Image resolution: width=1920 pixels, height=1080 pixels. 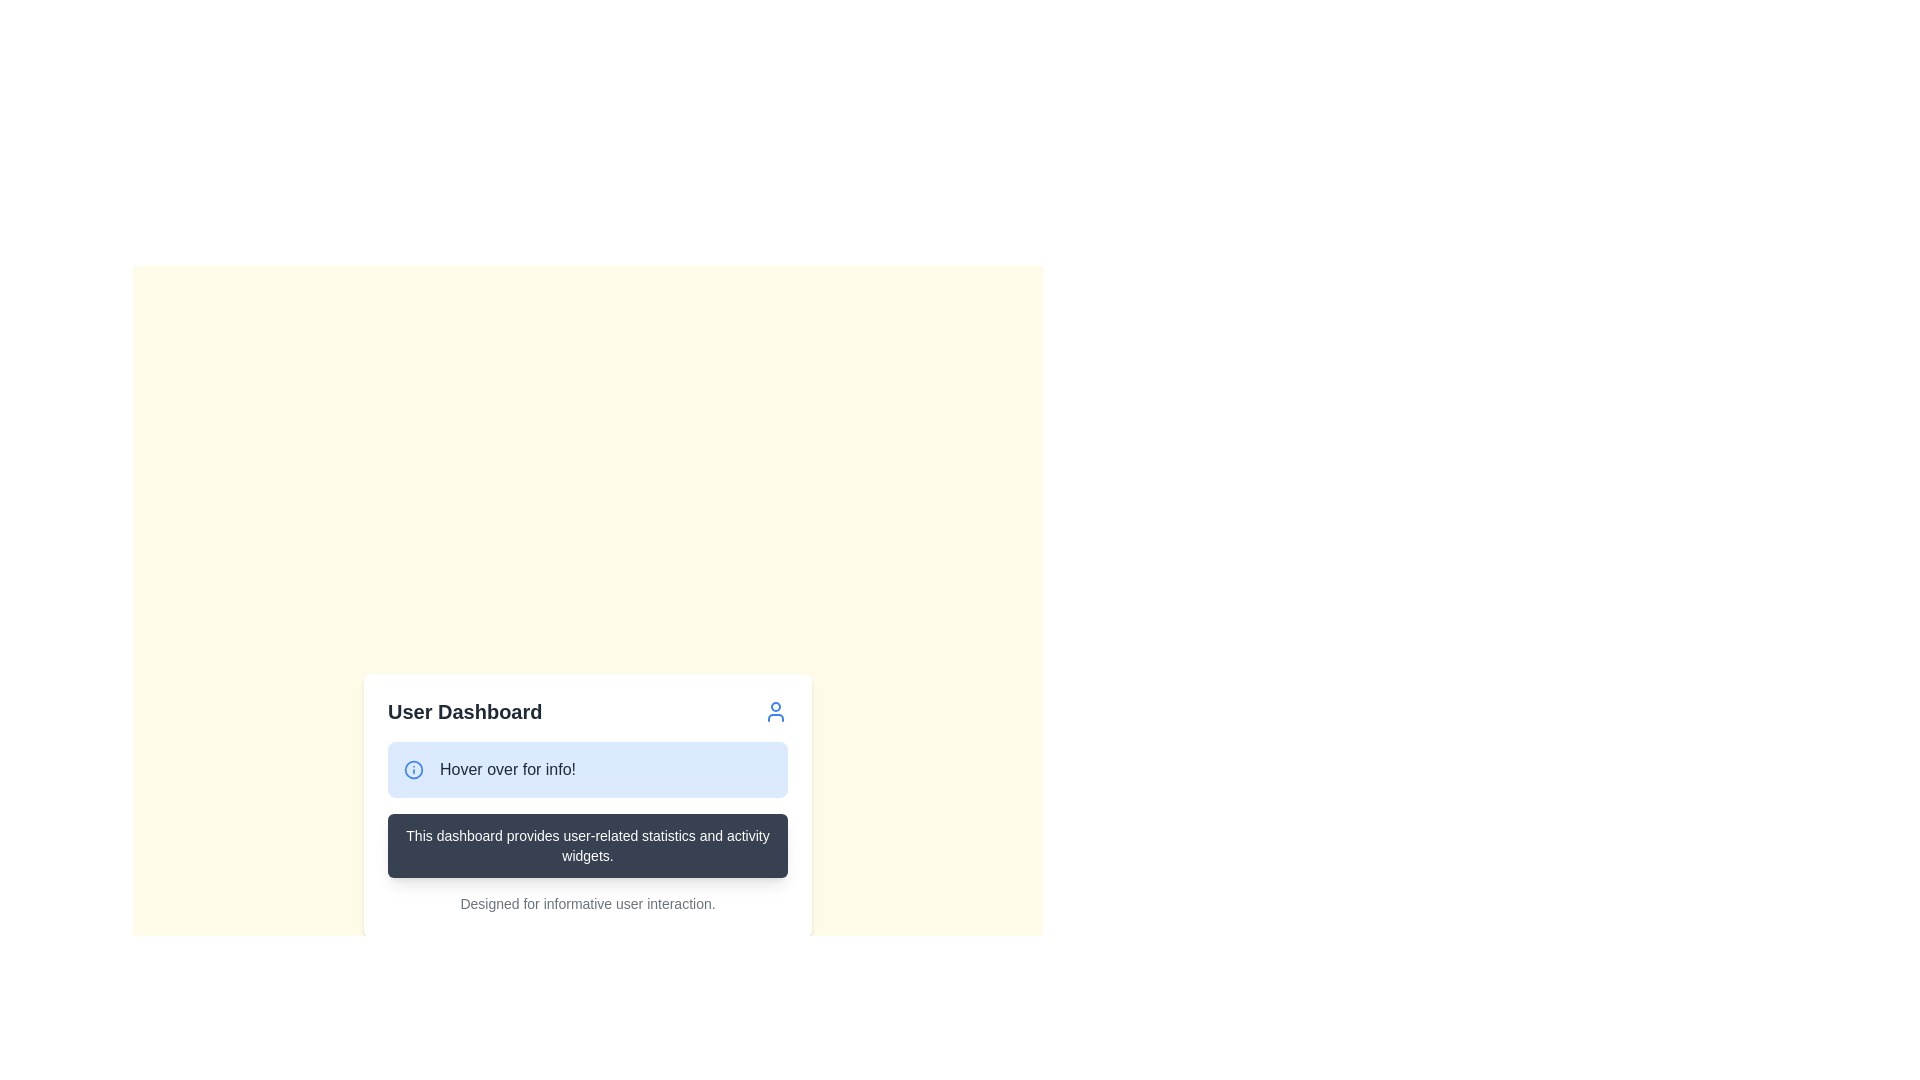 I want to click on the Text Label that indicates the purpose or content of the current section or page in the user dashboard, positioned towards the left near the top of the visible content area, so click(x=464, y=711).